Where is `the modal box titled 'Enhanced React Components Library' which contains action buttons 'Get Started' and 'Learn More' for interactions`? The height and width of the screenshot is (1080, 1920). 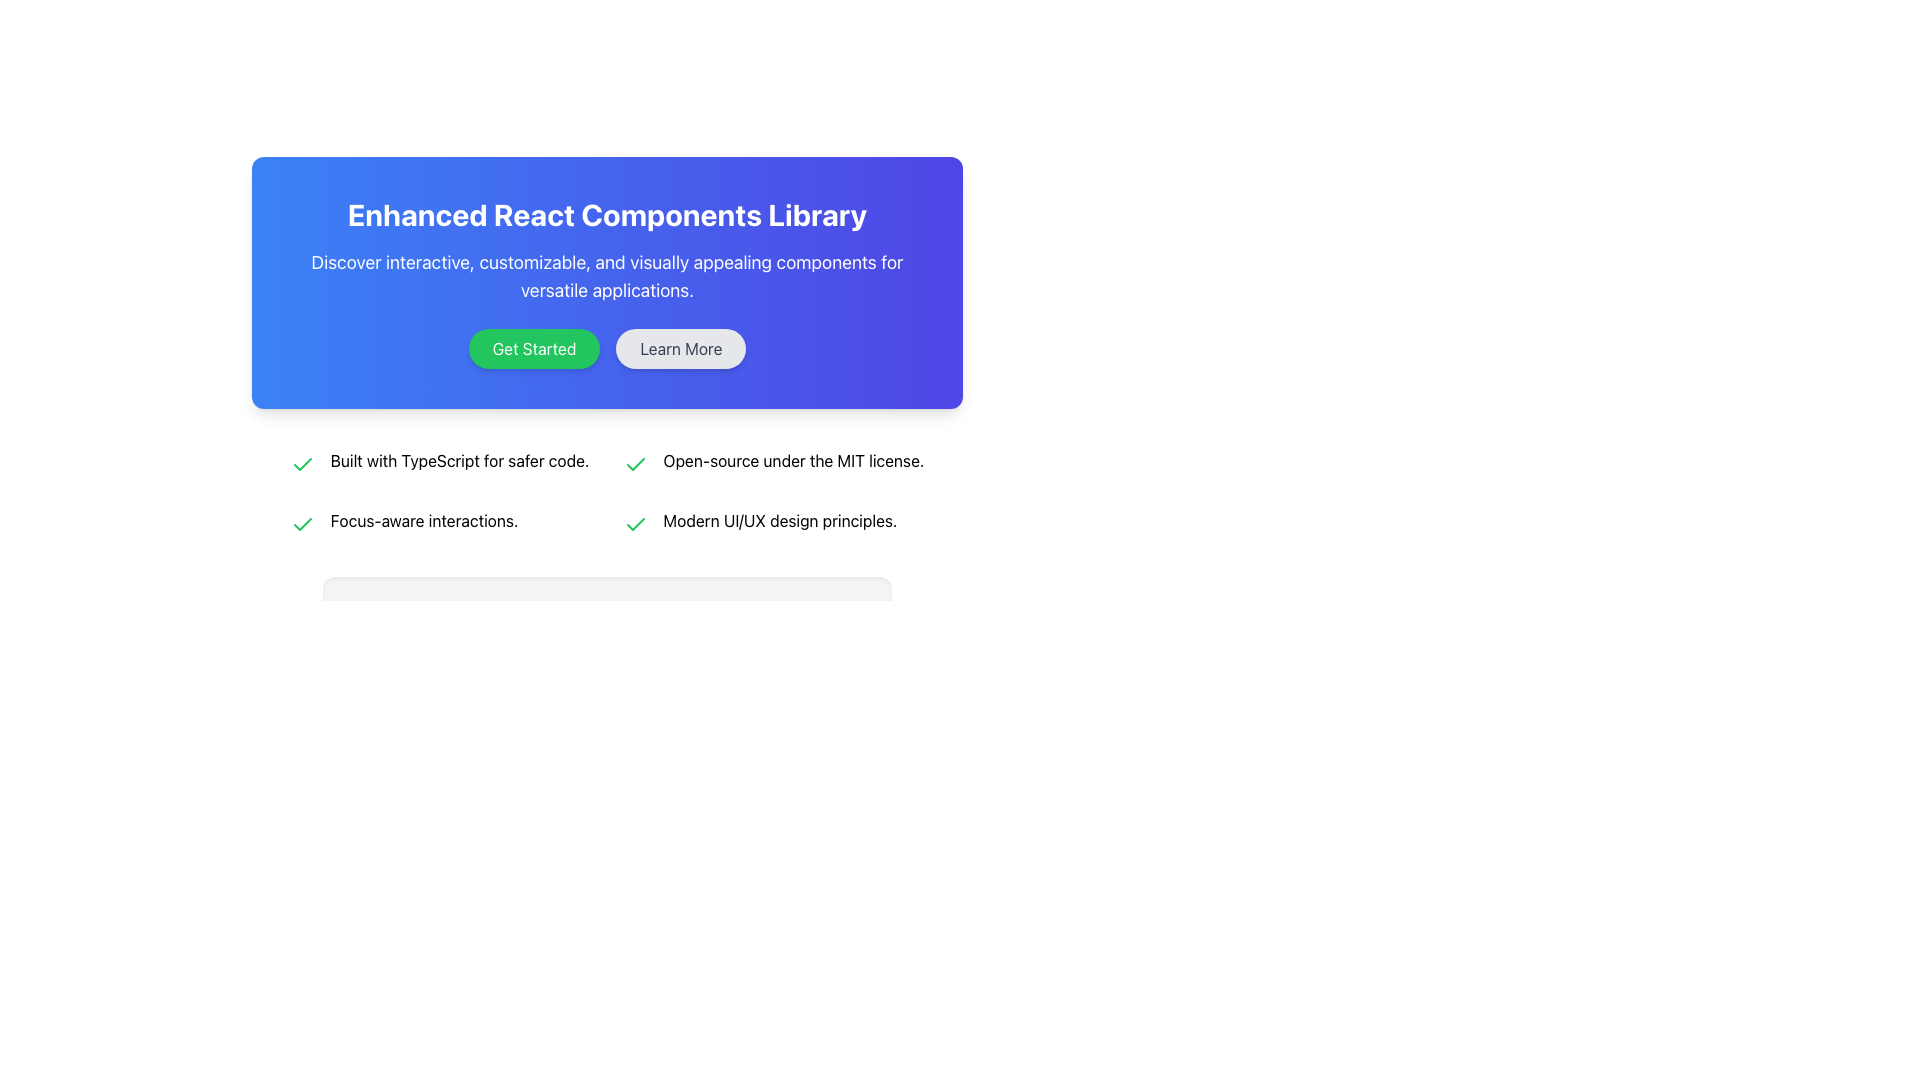 the modal box titled 'Enhanced React Components Library' which contains action buttons 'Get Started' and 'Learn More' for interactions is located at coordinates (606, 366).